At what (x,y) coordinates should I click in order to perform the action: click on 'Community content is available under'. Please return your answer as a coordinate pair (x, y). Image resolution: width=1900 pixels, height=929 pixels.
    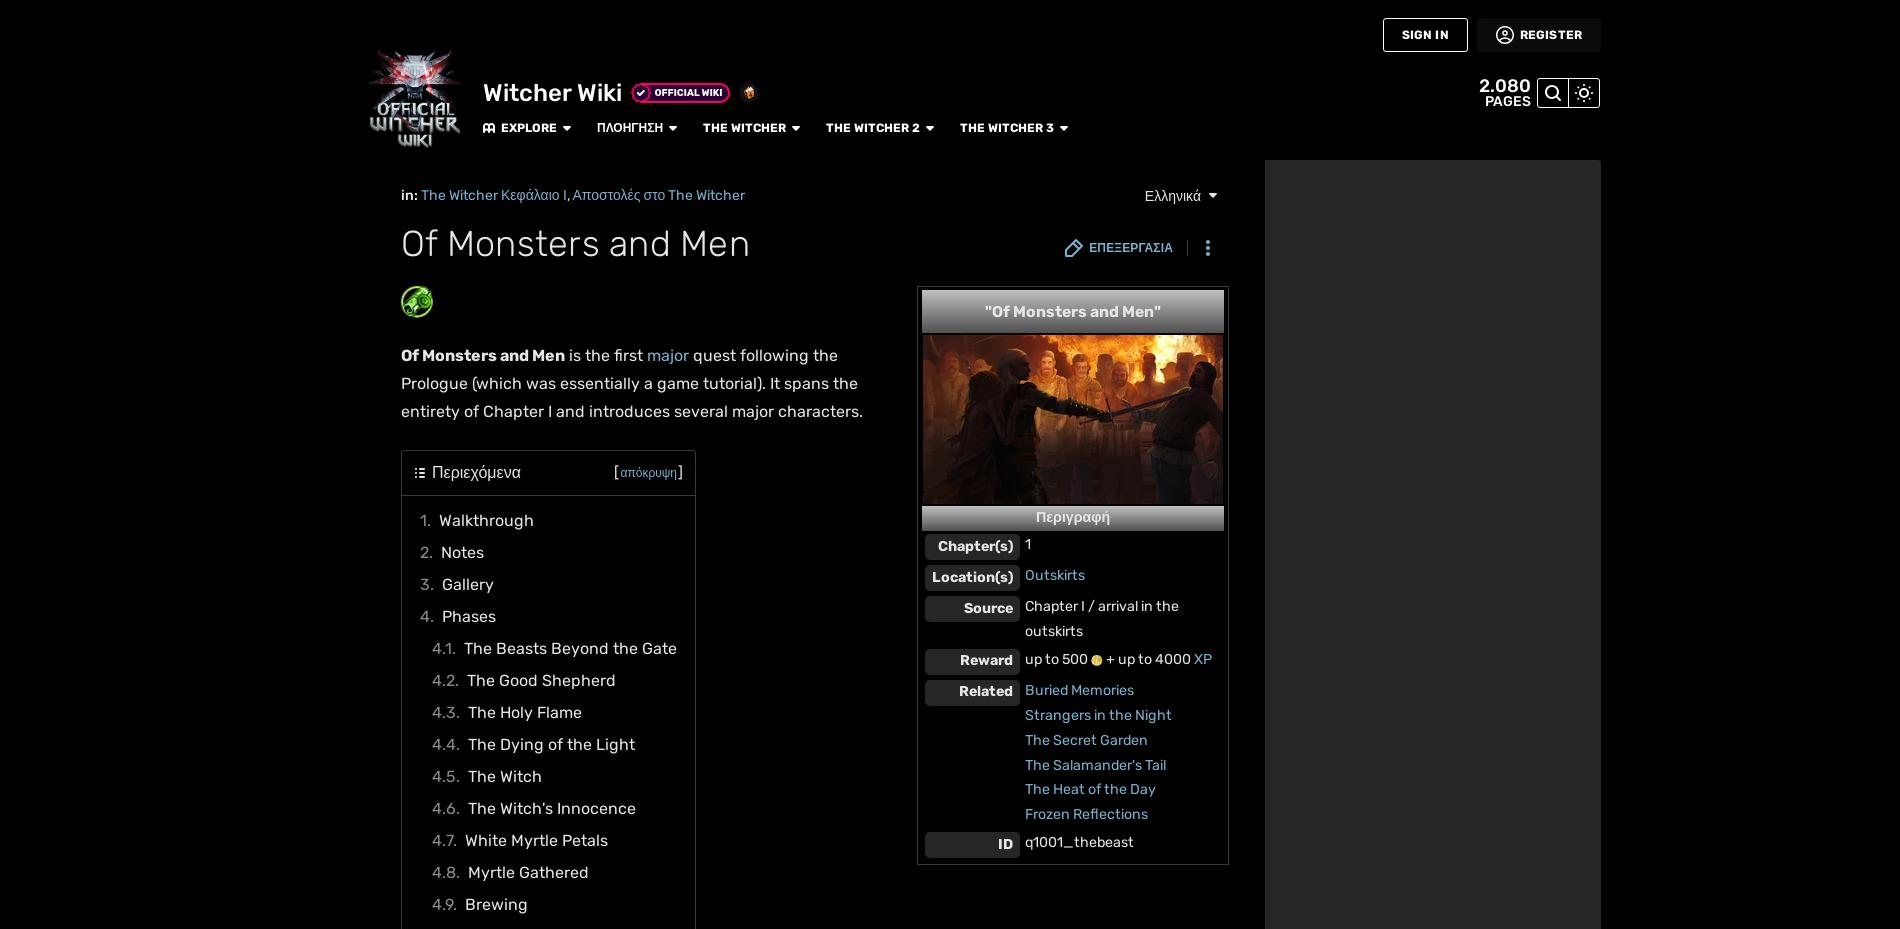
    Looking at the image, I should click on (521, 315).